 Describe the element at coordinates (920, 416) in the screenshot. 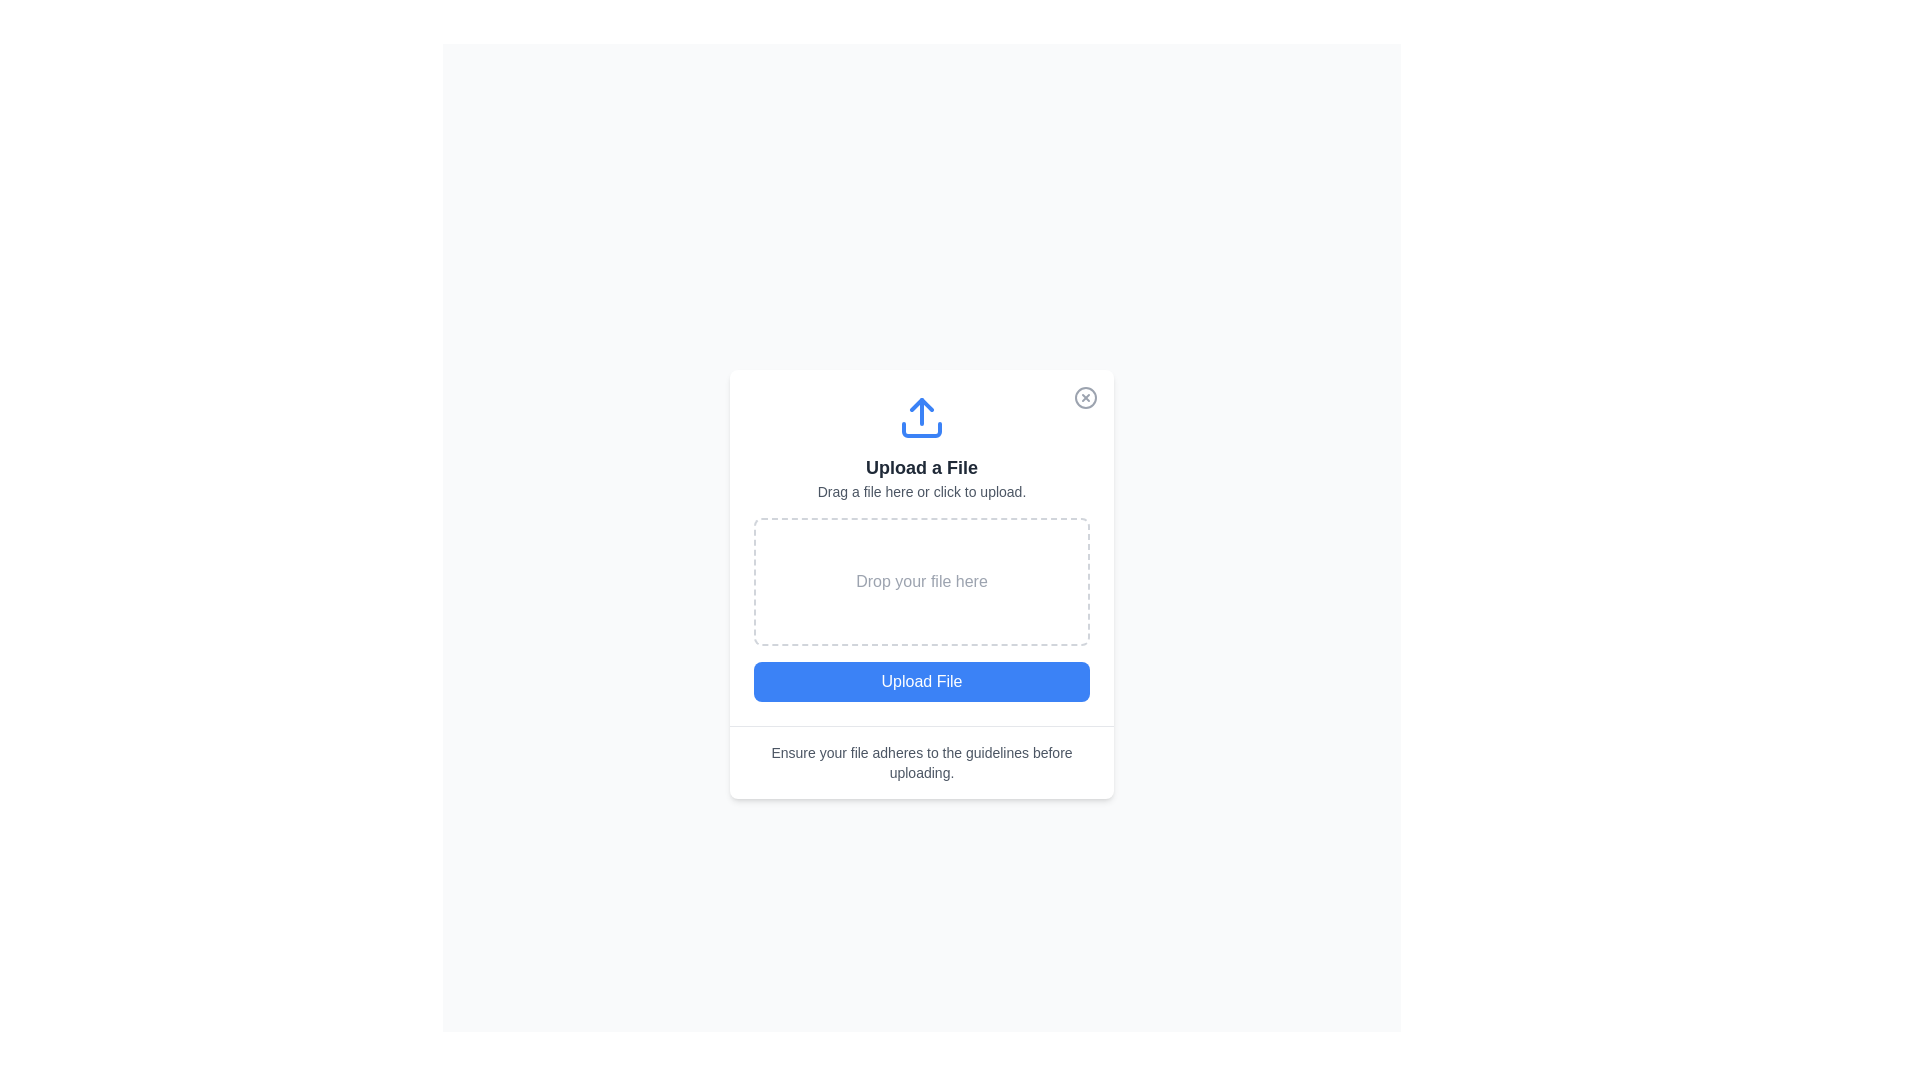

I see `the upload icon featuring a blue upward arrow above a horizontal line, located at the top-center of the file upload interface` at that location.